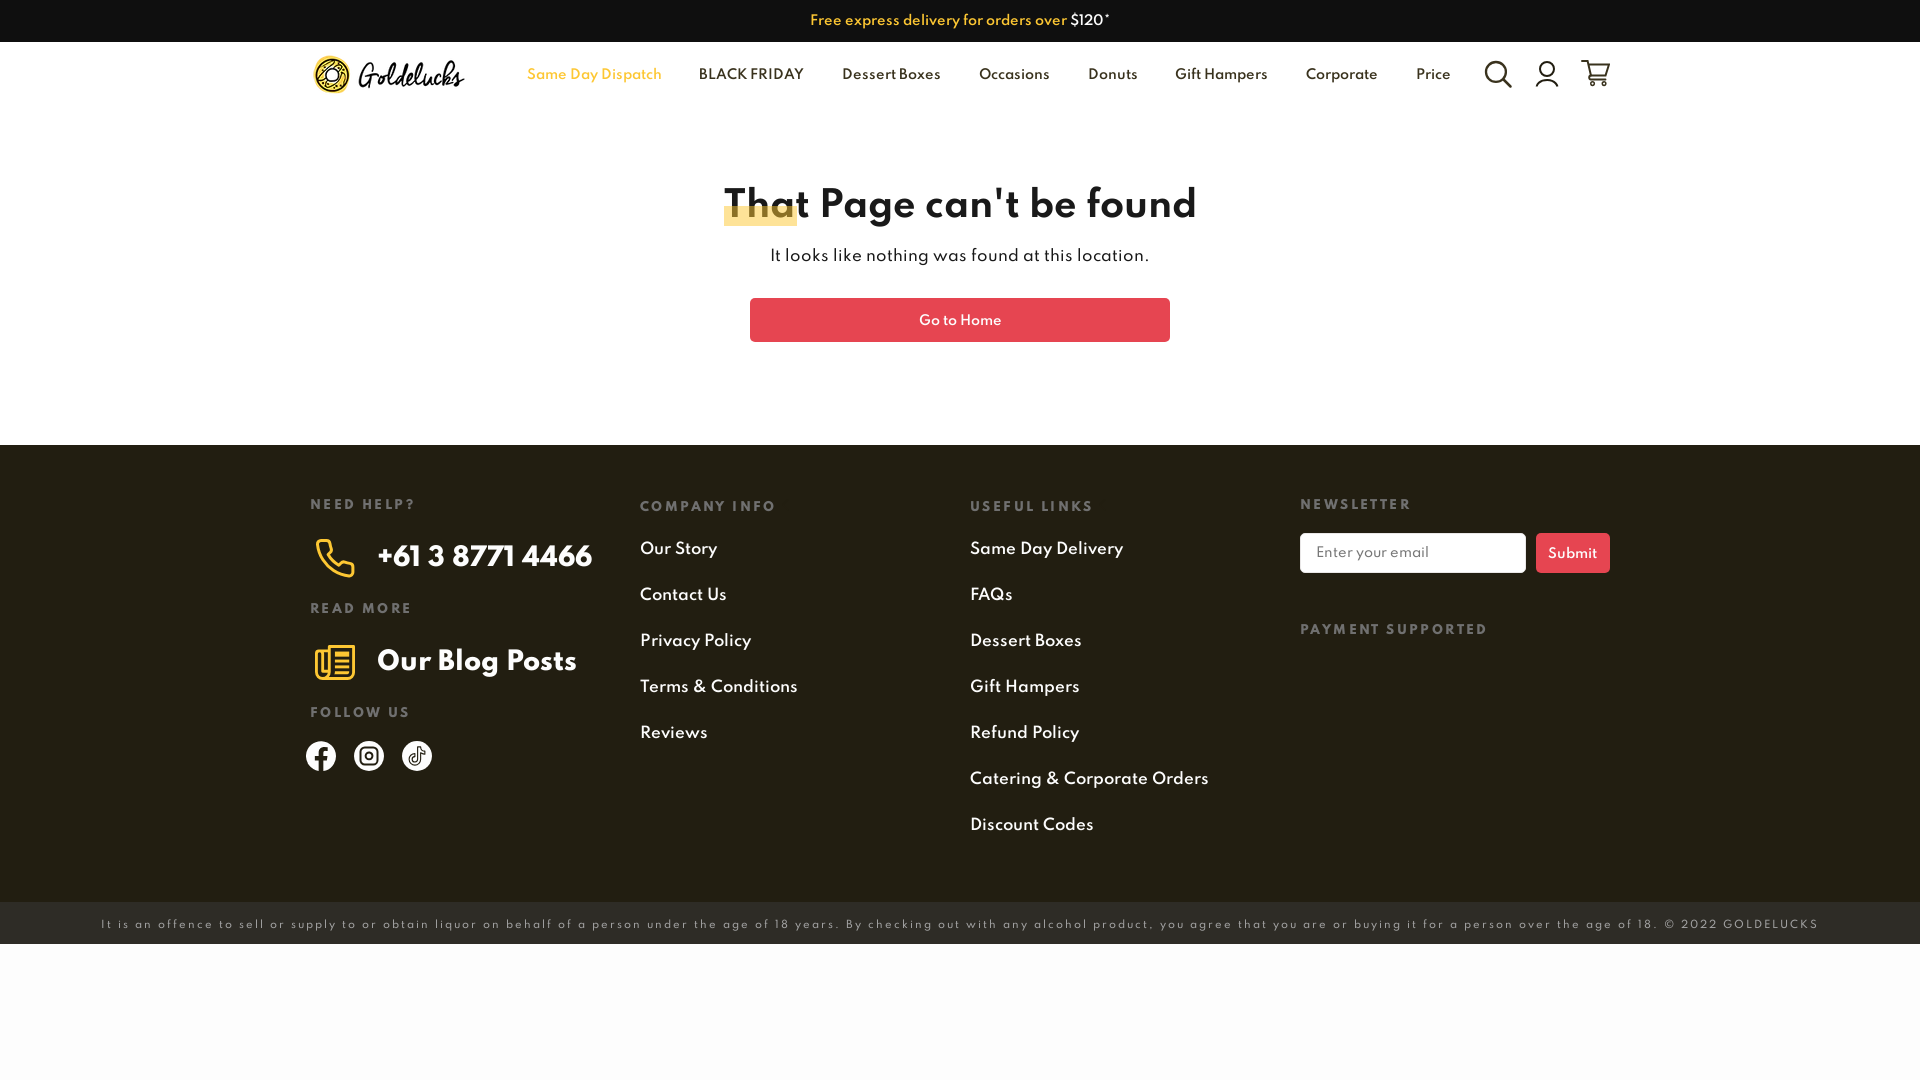  Describe the element at coordinates (960, 319) in the screenshot. I see `'Go to Home'` at that location.